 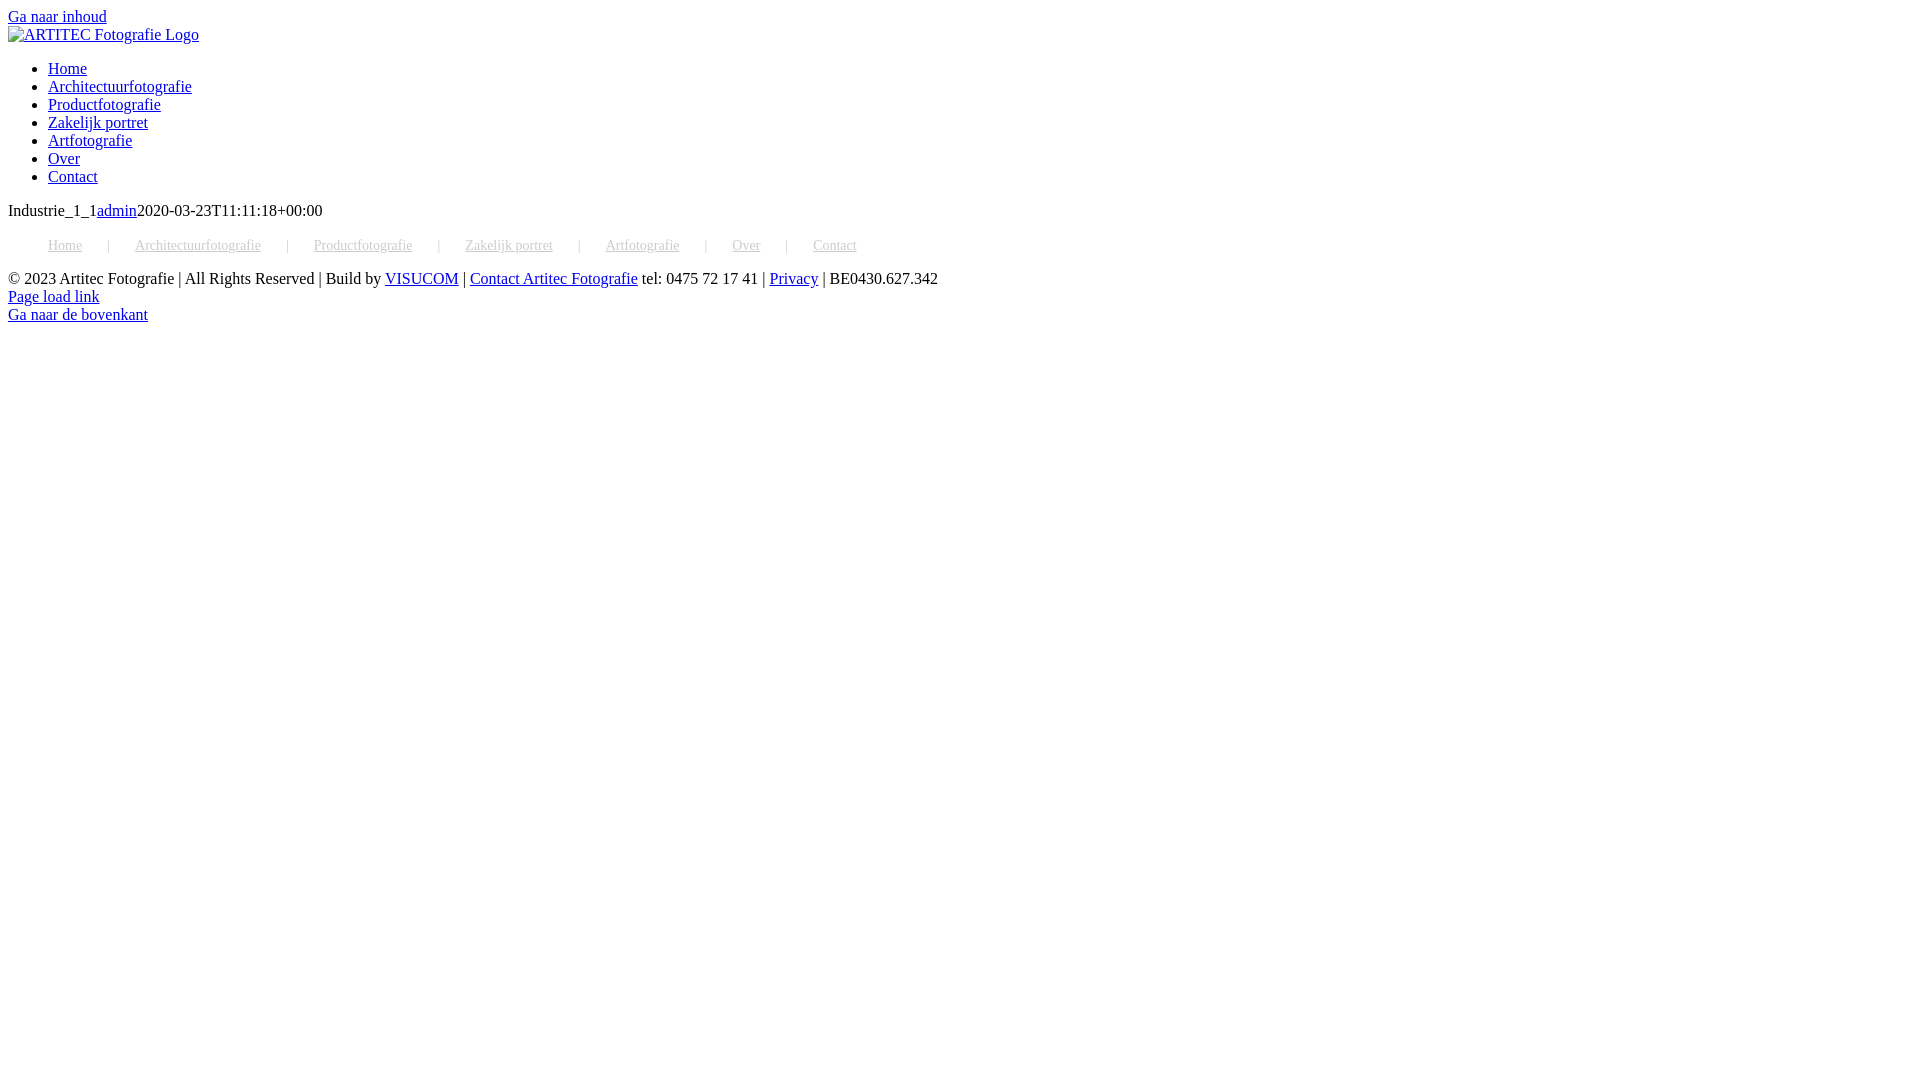 What do you see at coordinates (312, 245) in the screenshot?
I see `'Productfotografie'` at bounding box center [312, 245].